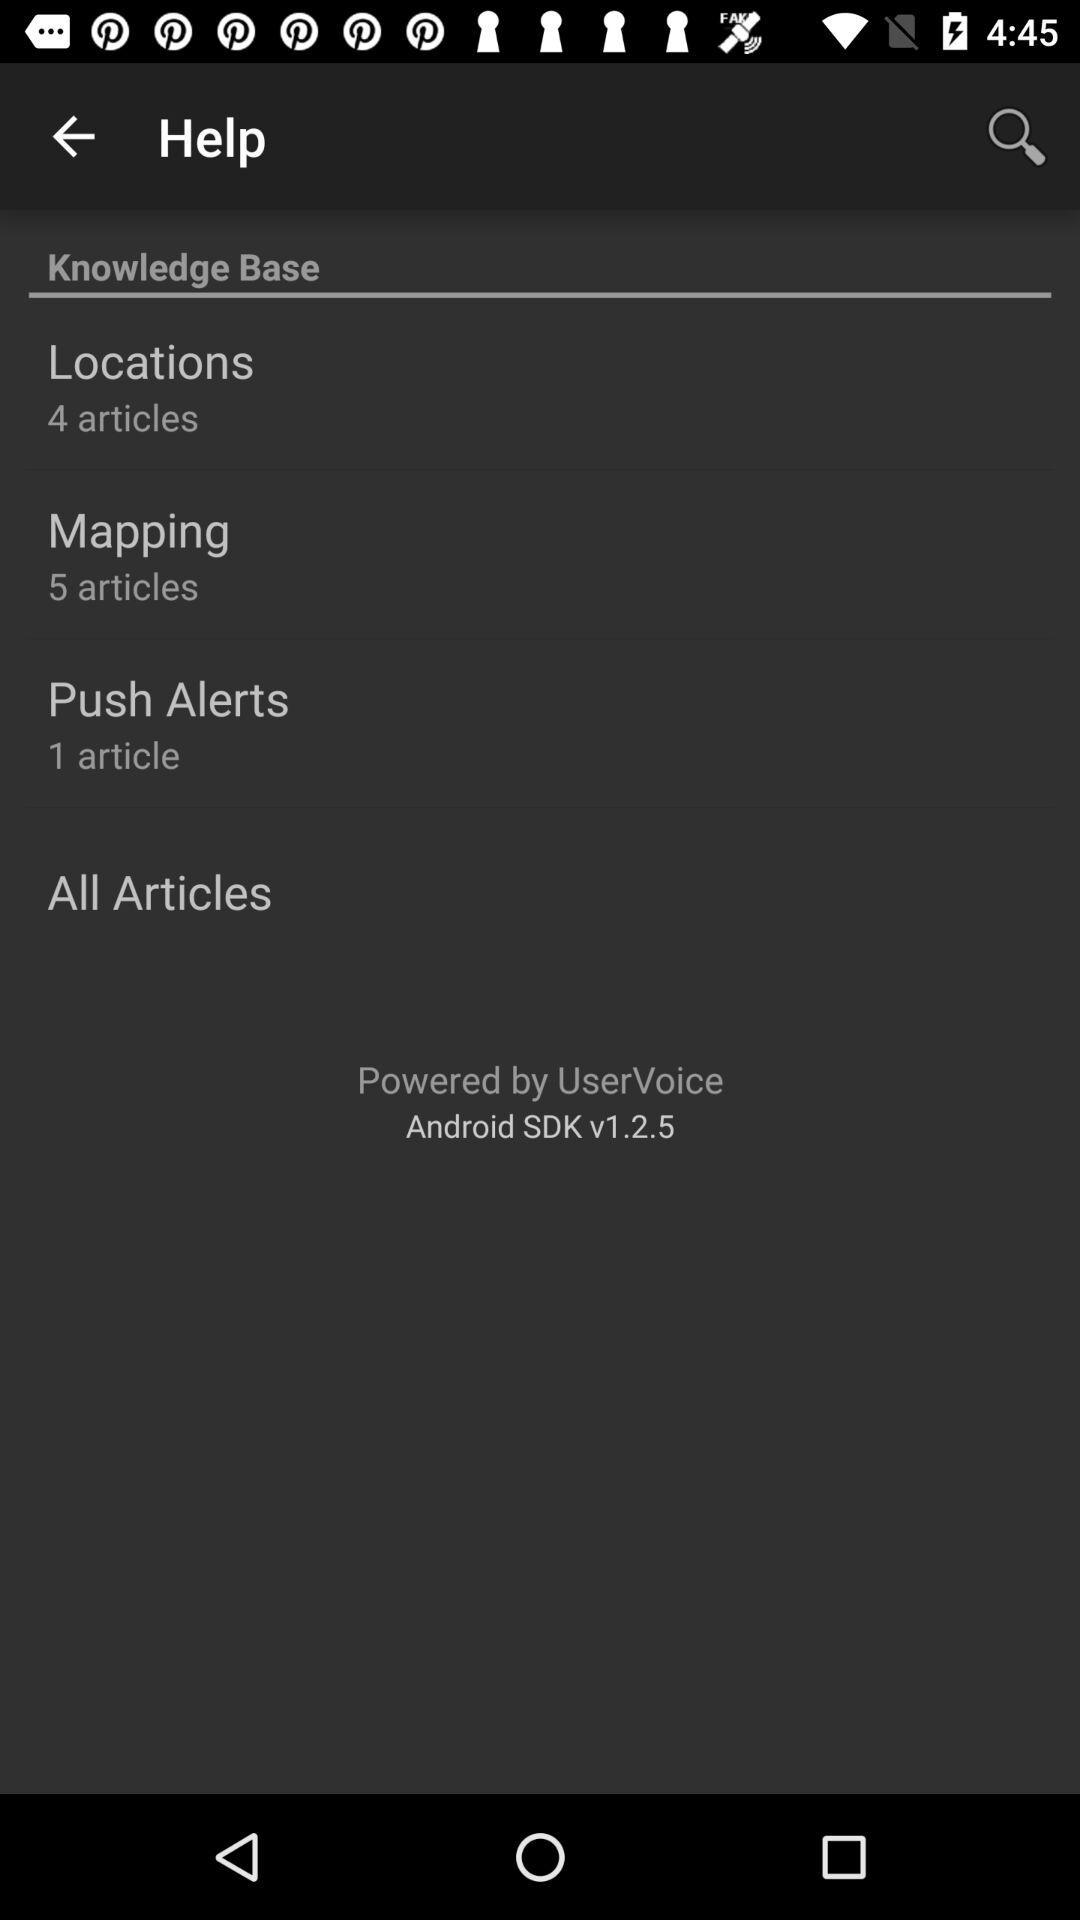 The height and width of the screenshot is (1920, 1080). Describe the element at coordinates (149, 360) in the screenshot. I see `icon below knowledge base icon` at that location.